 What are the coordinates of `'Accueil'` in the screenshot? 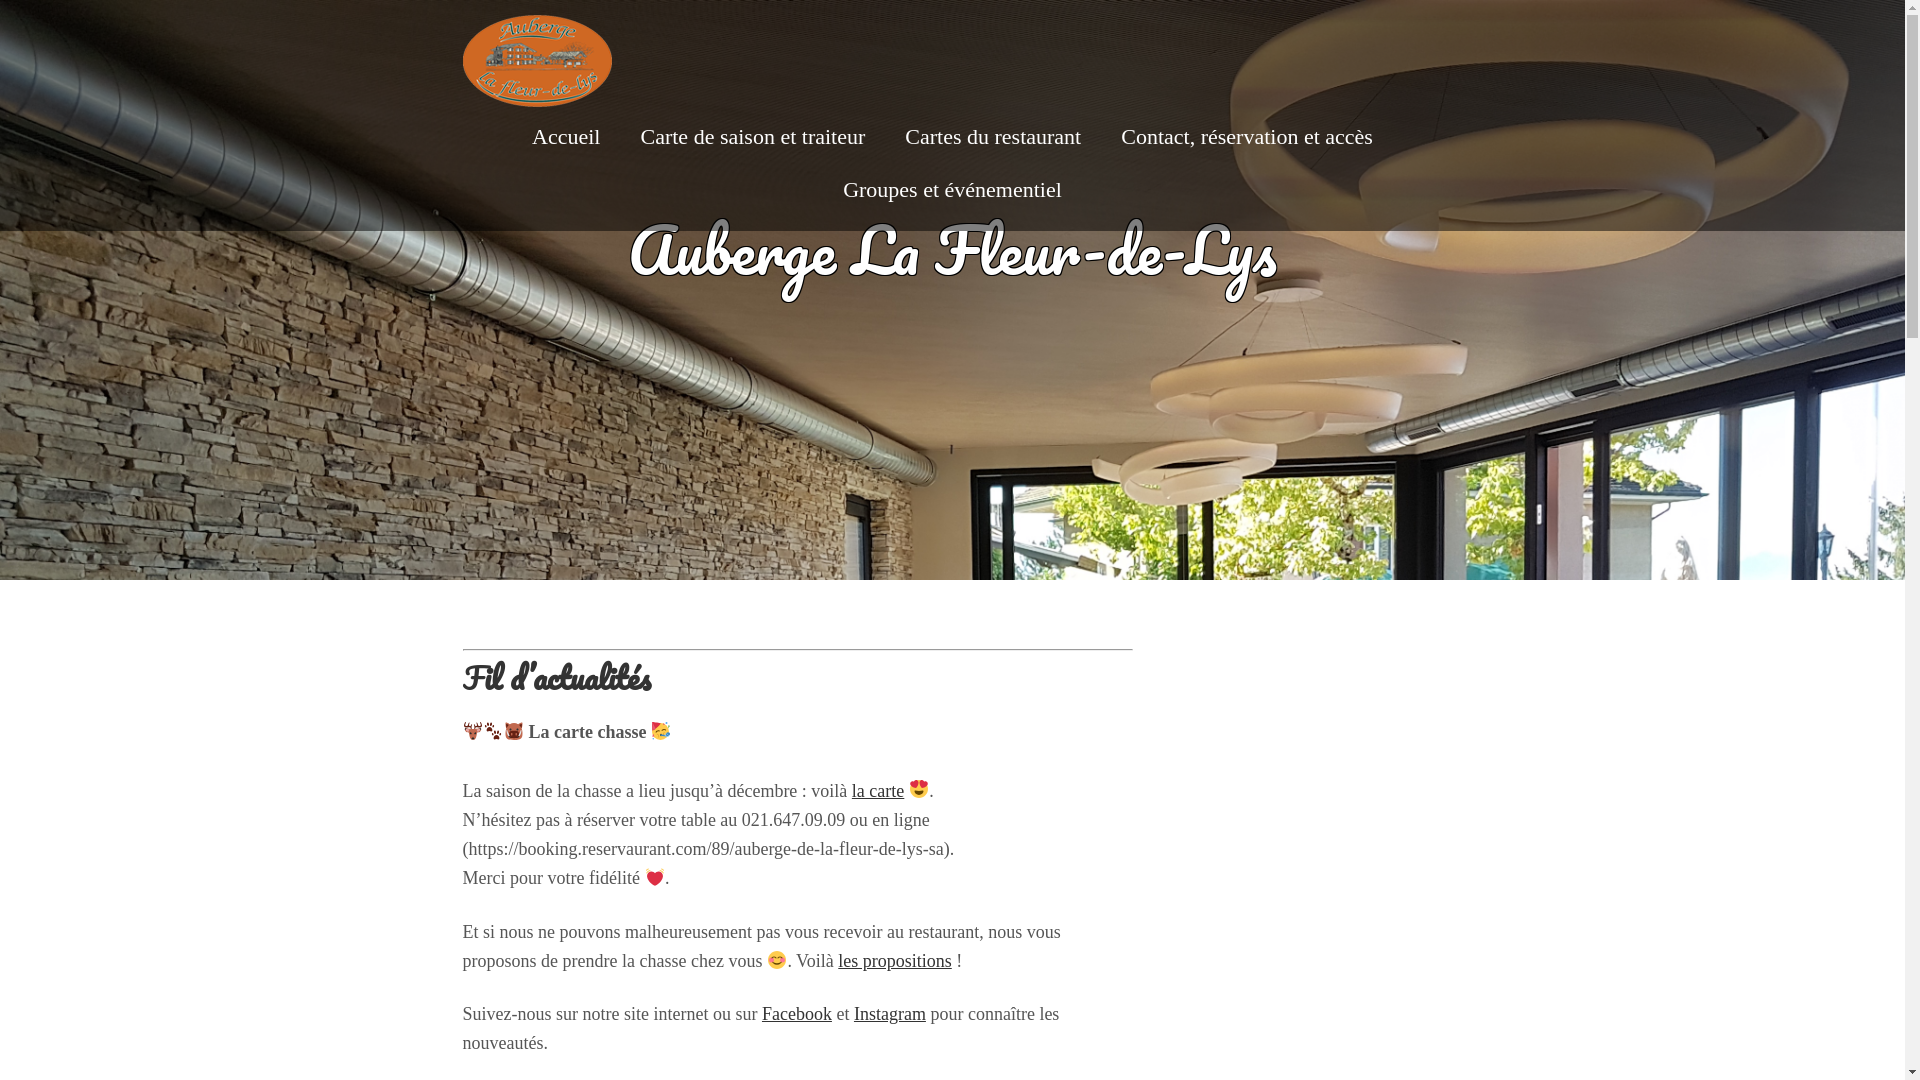 It's located at (565, 135).